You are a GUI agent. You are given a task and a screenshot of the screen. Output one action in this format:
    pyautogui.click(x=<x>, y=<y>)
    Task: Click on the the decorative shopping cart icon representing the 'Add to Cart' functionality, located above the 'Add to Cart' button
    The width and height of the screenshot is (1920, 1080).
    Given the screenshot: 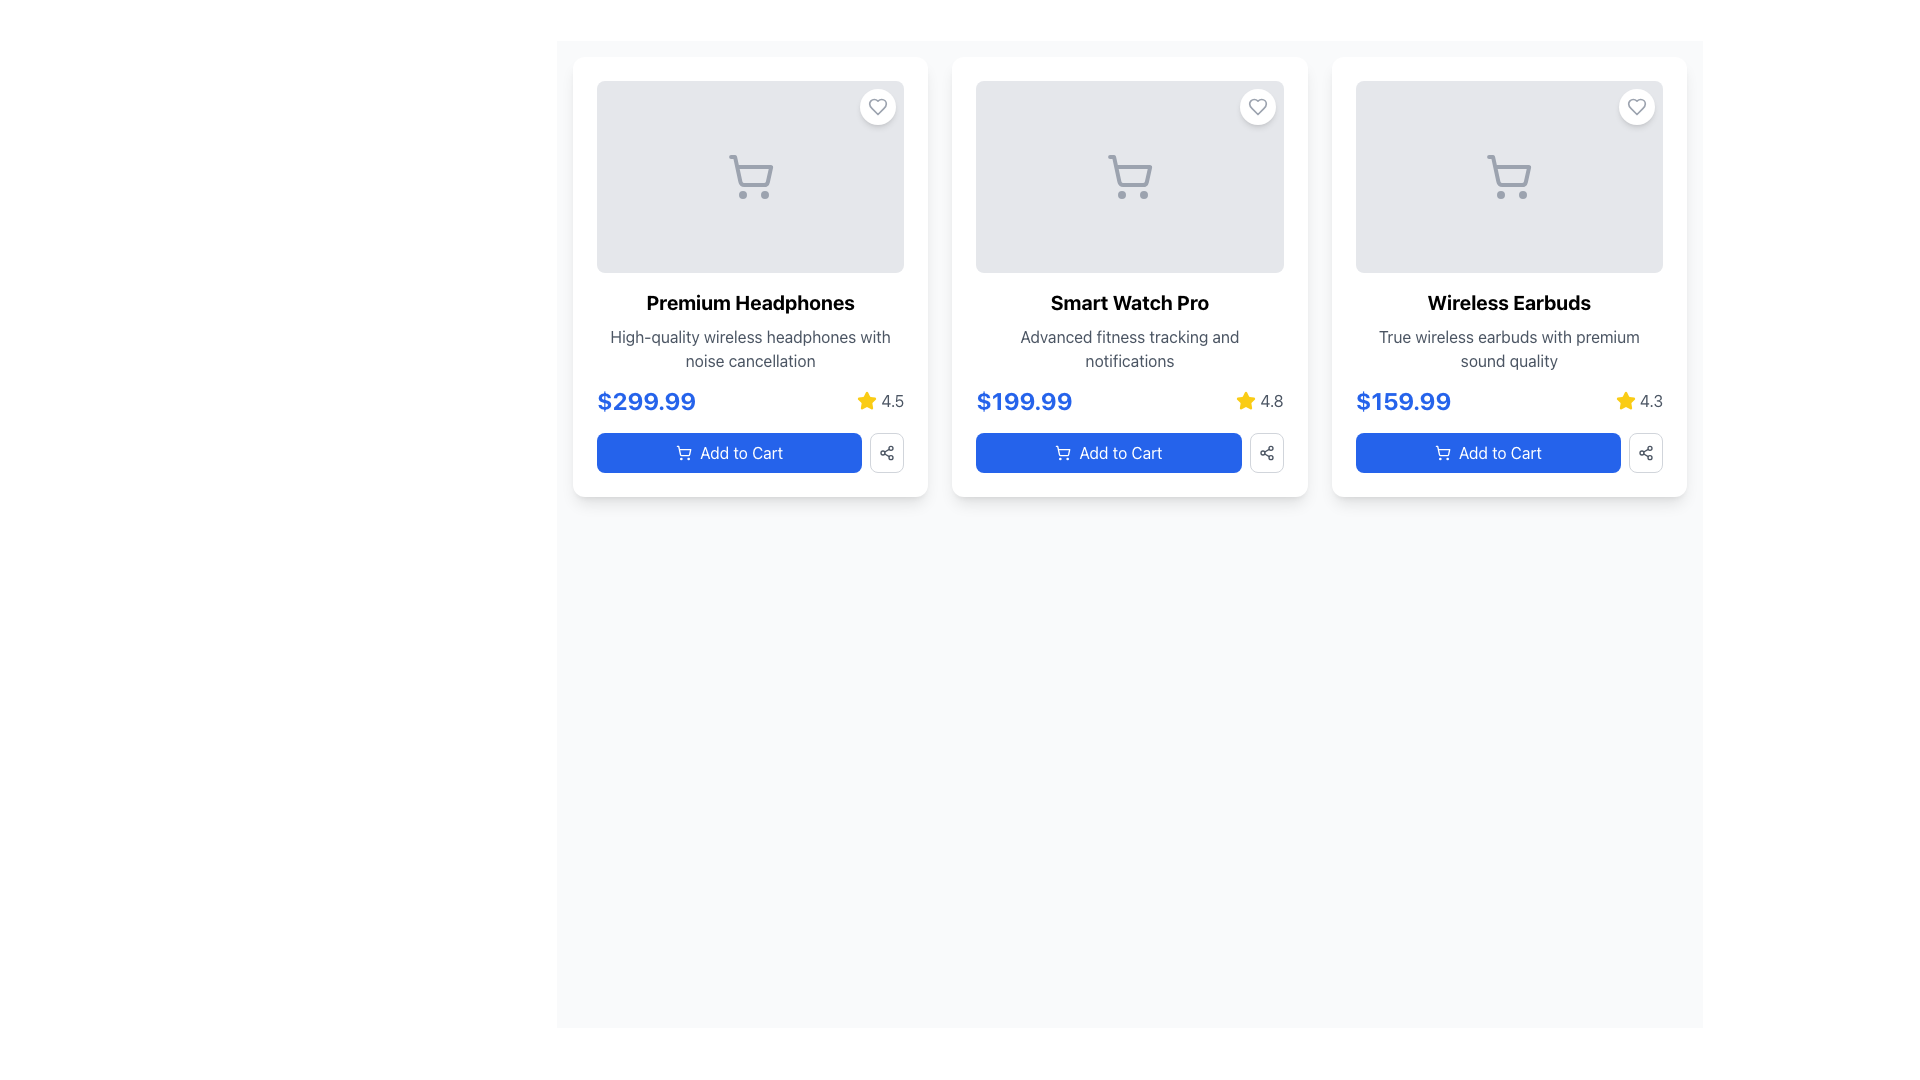 What is the action you would take?
    pyautogui.click(x=1442, y=451)
    